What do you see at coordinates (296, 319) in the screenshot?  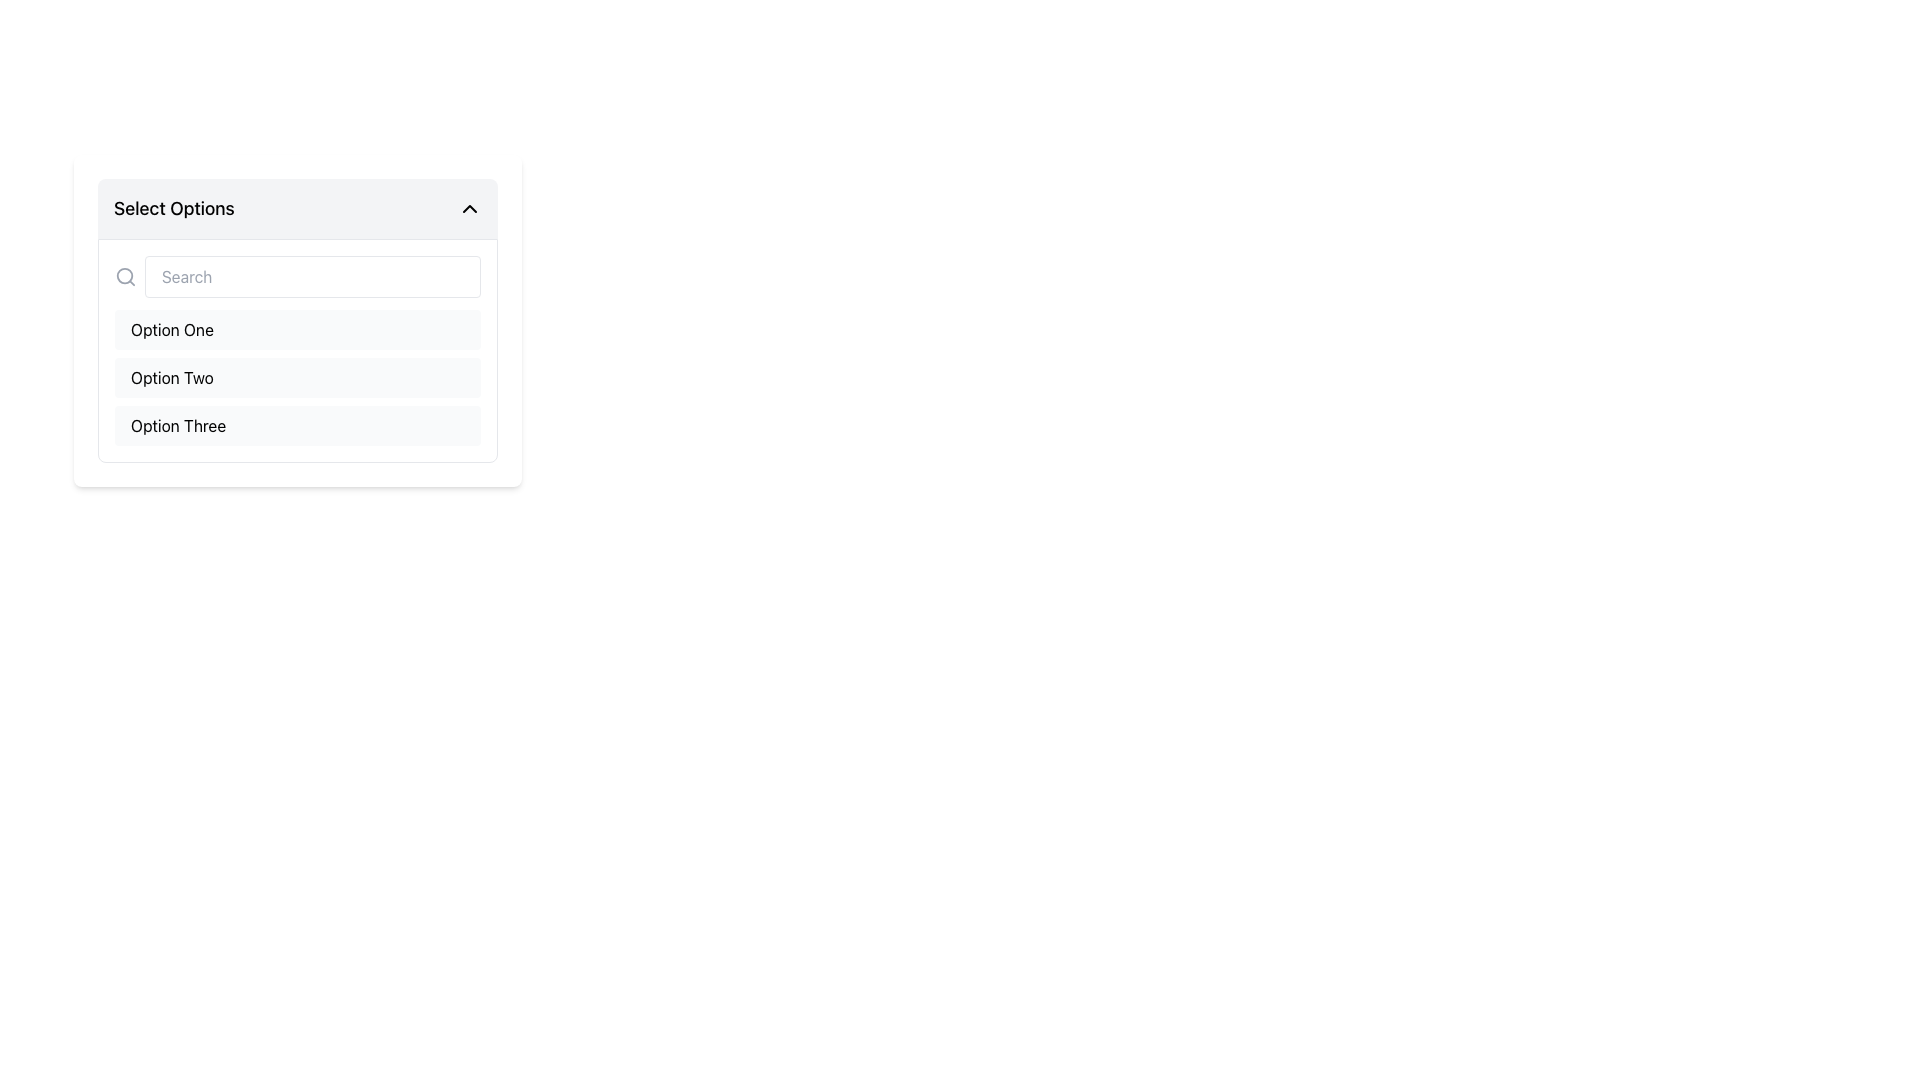 I see `the option in the dropdown menu located beneath the title 'Select Options'` at bounding box center [296, 319].